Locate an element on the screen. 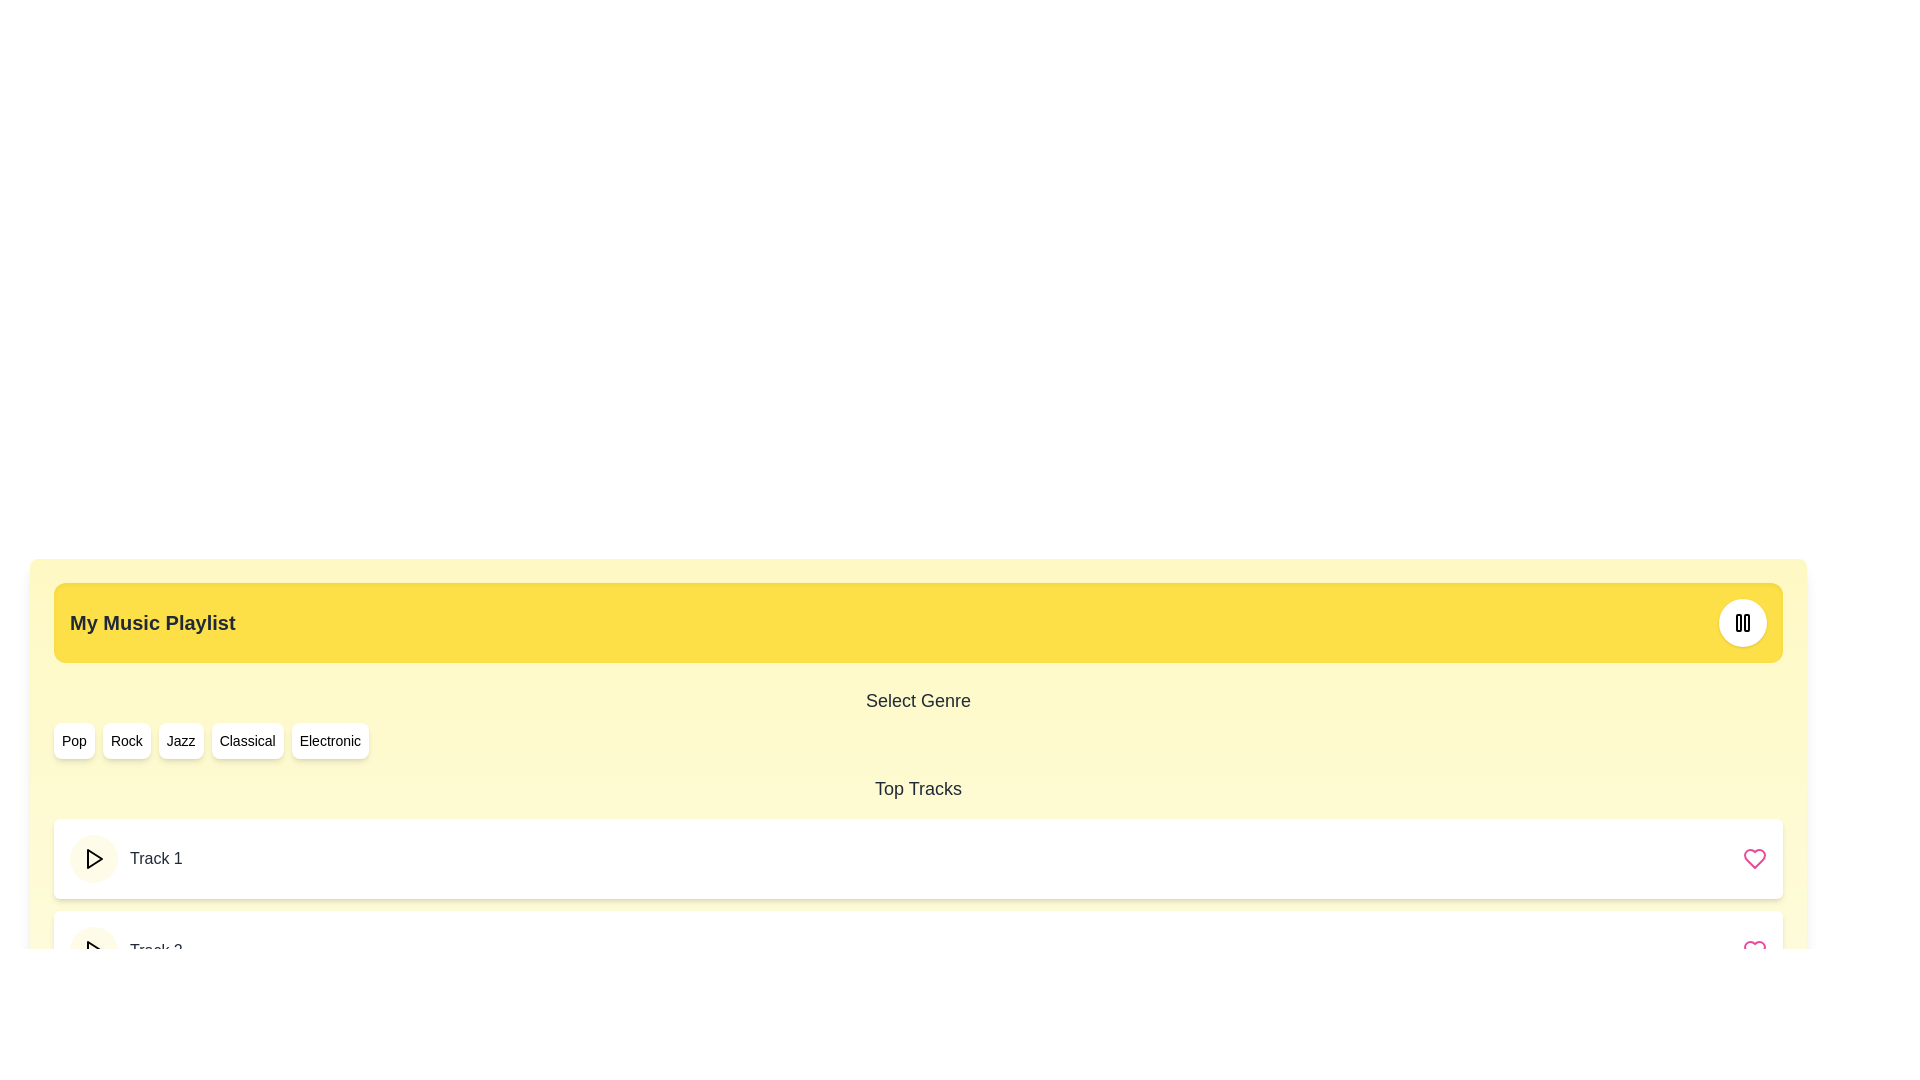 Image resolution: width=1920 pixels, height=1080 pixels. the Text label displaying 'Track 2', which is styled with a medium font weight and gray color, located within a playlist row to the right of the play button is located at coordinates (155, 950).